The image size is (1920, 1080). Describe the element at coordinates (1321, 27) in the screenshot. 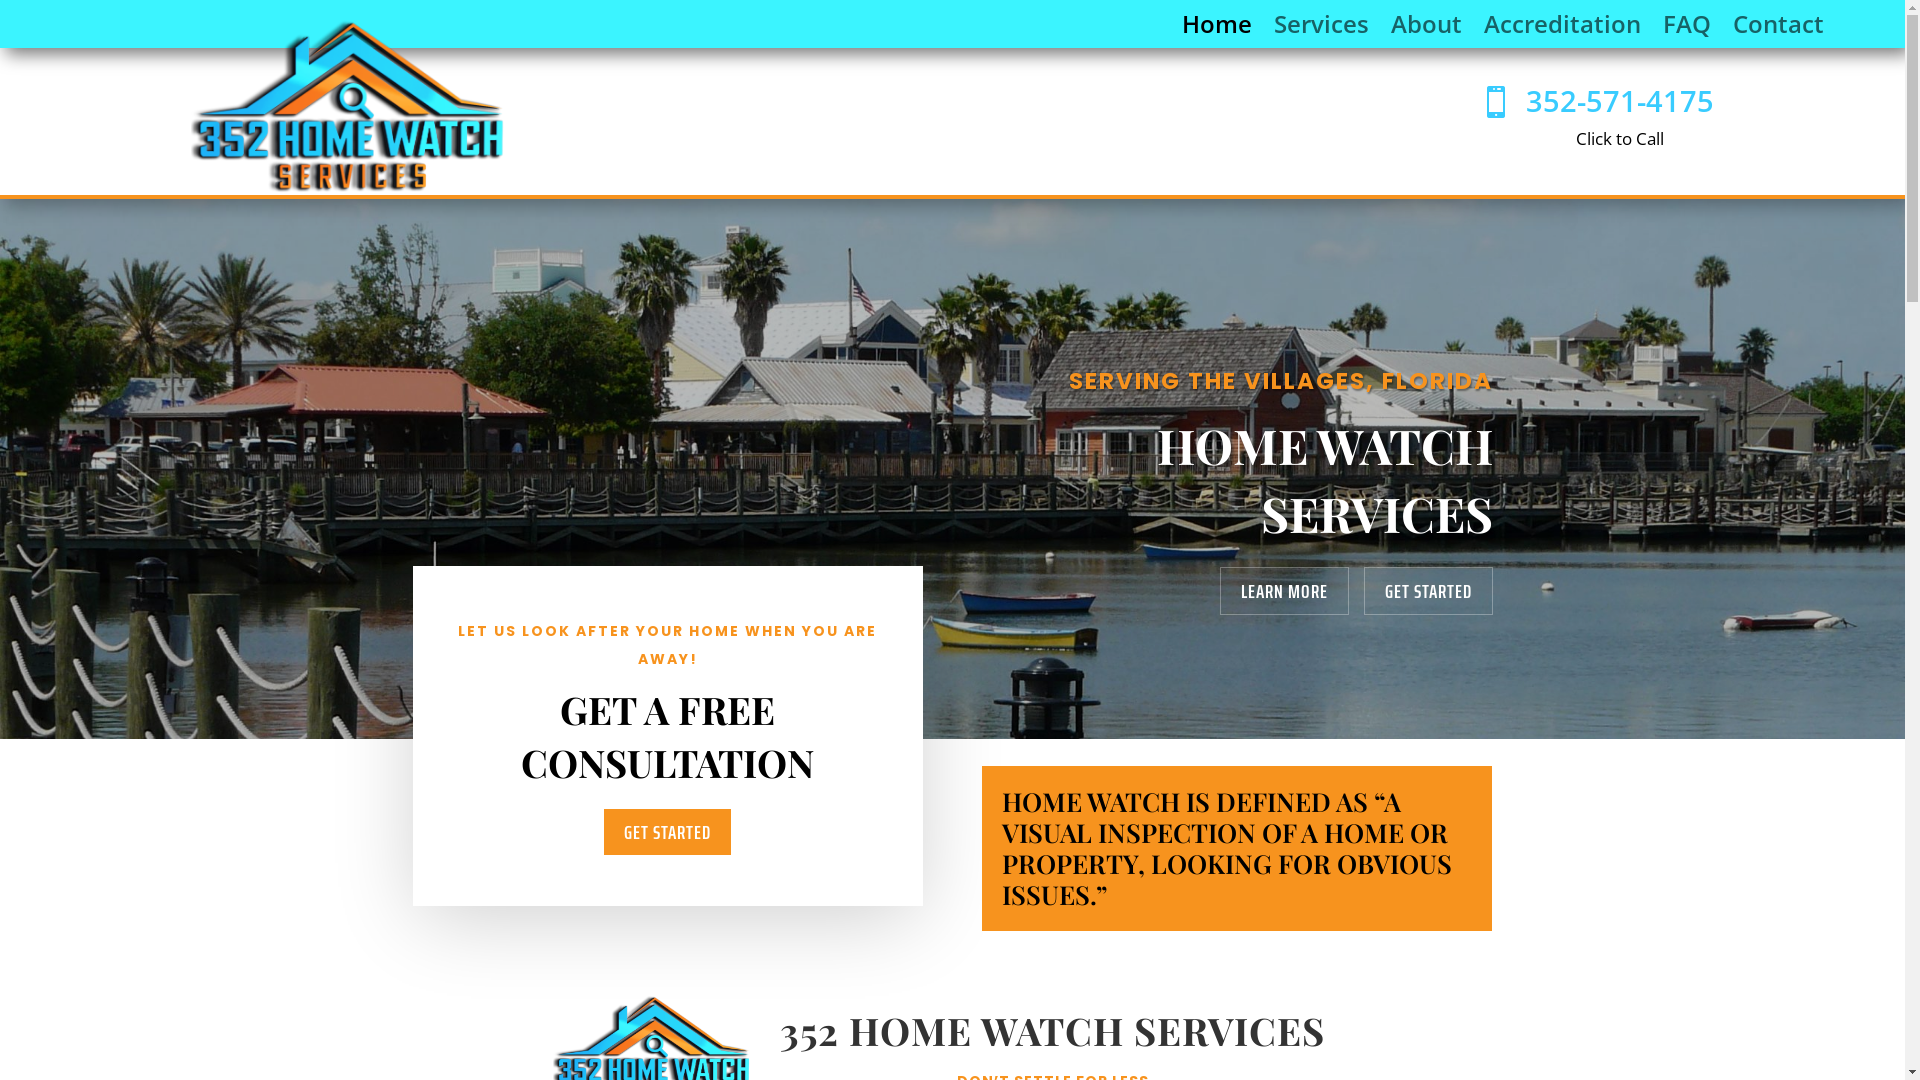

I see `'Services'` at that location.